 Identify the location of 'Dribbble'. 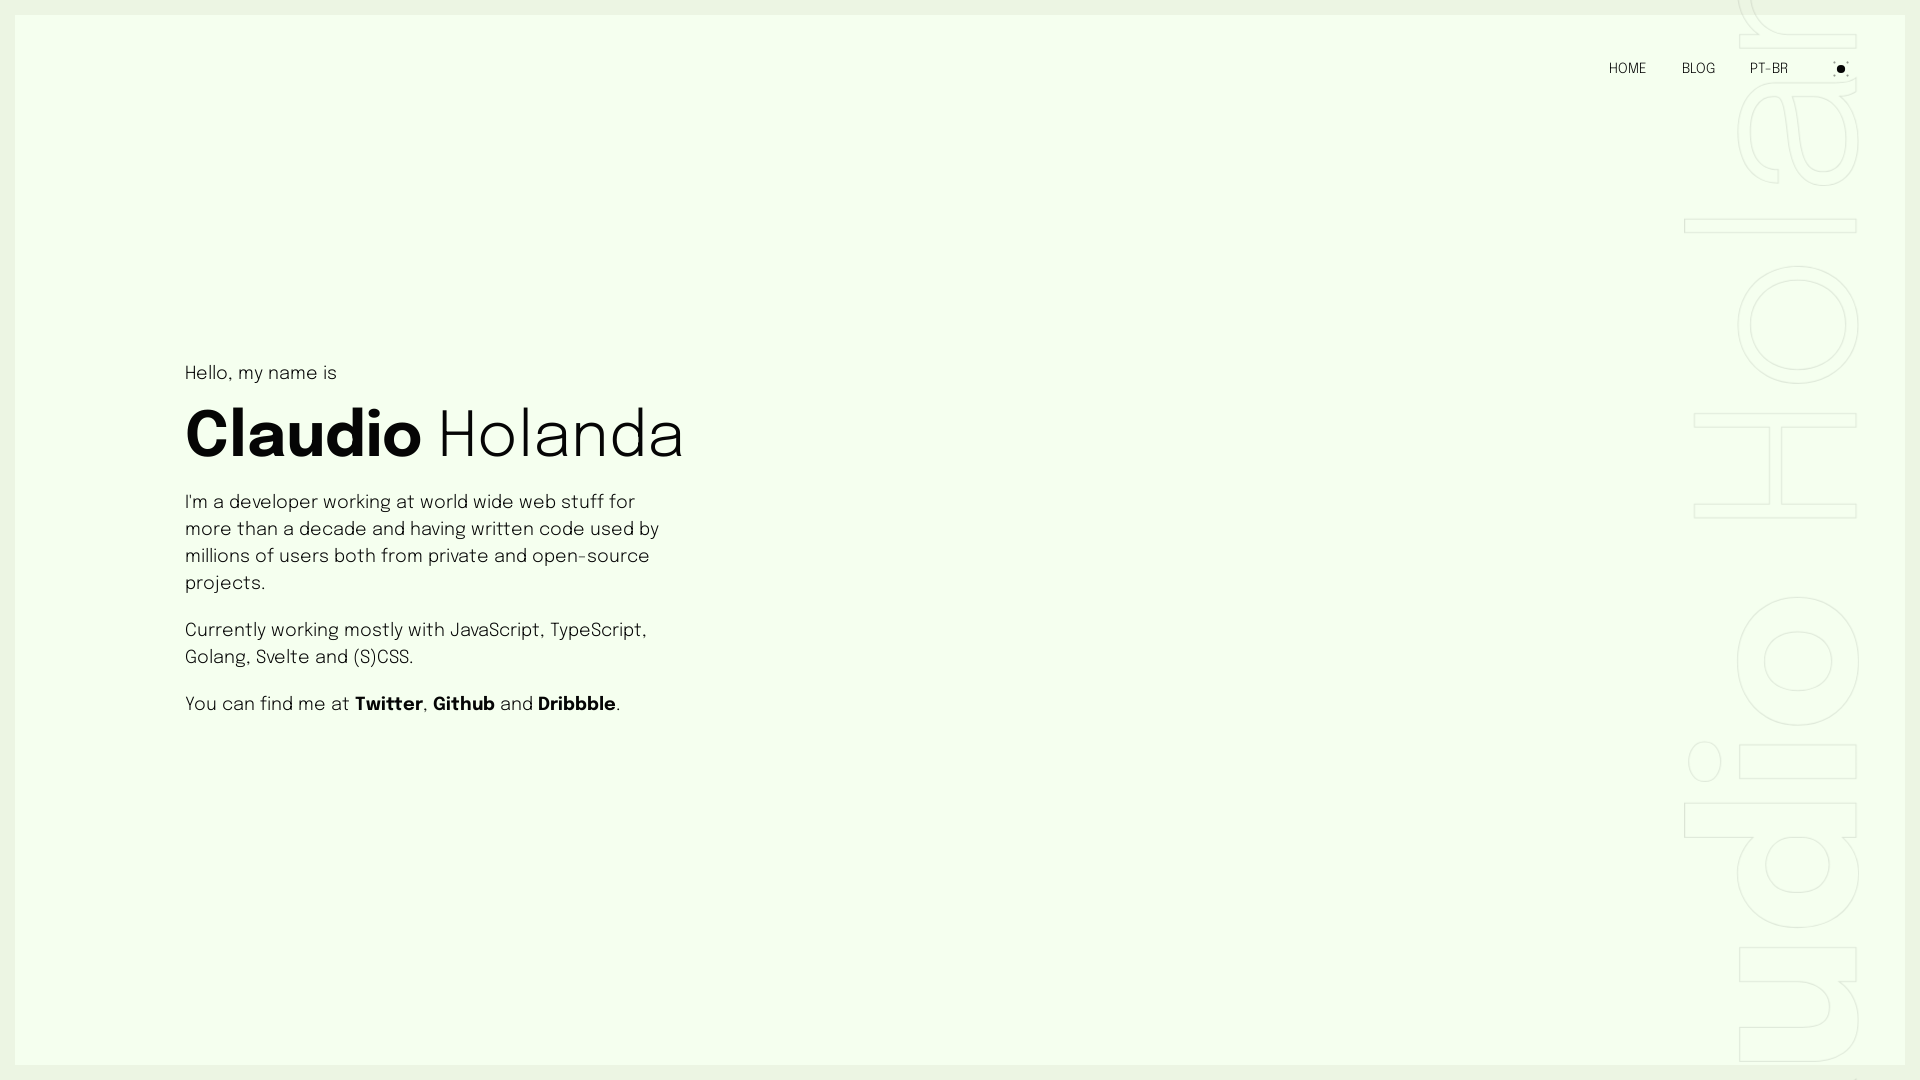
(575, 704).